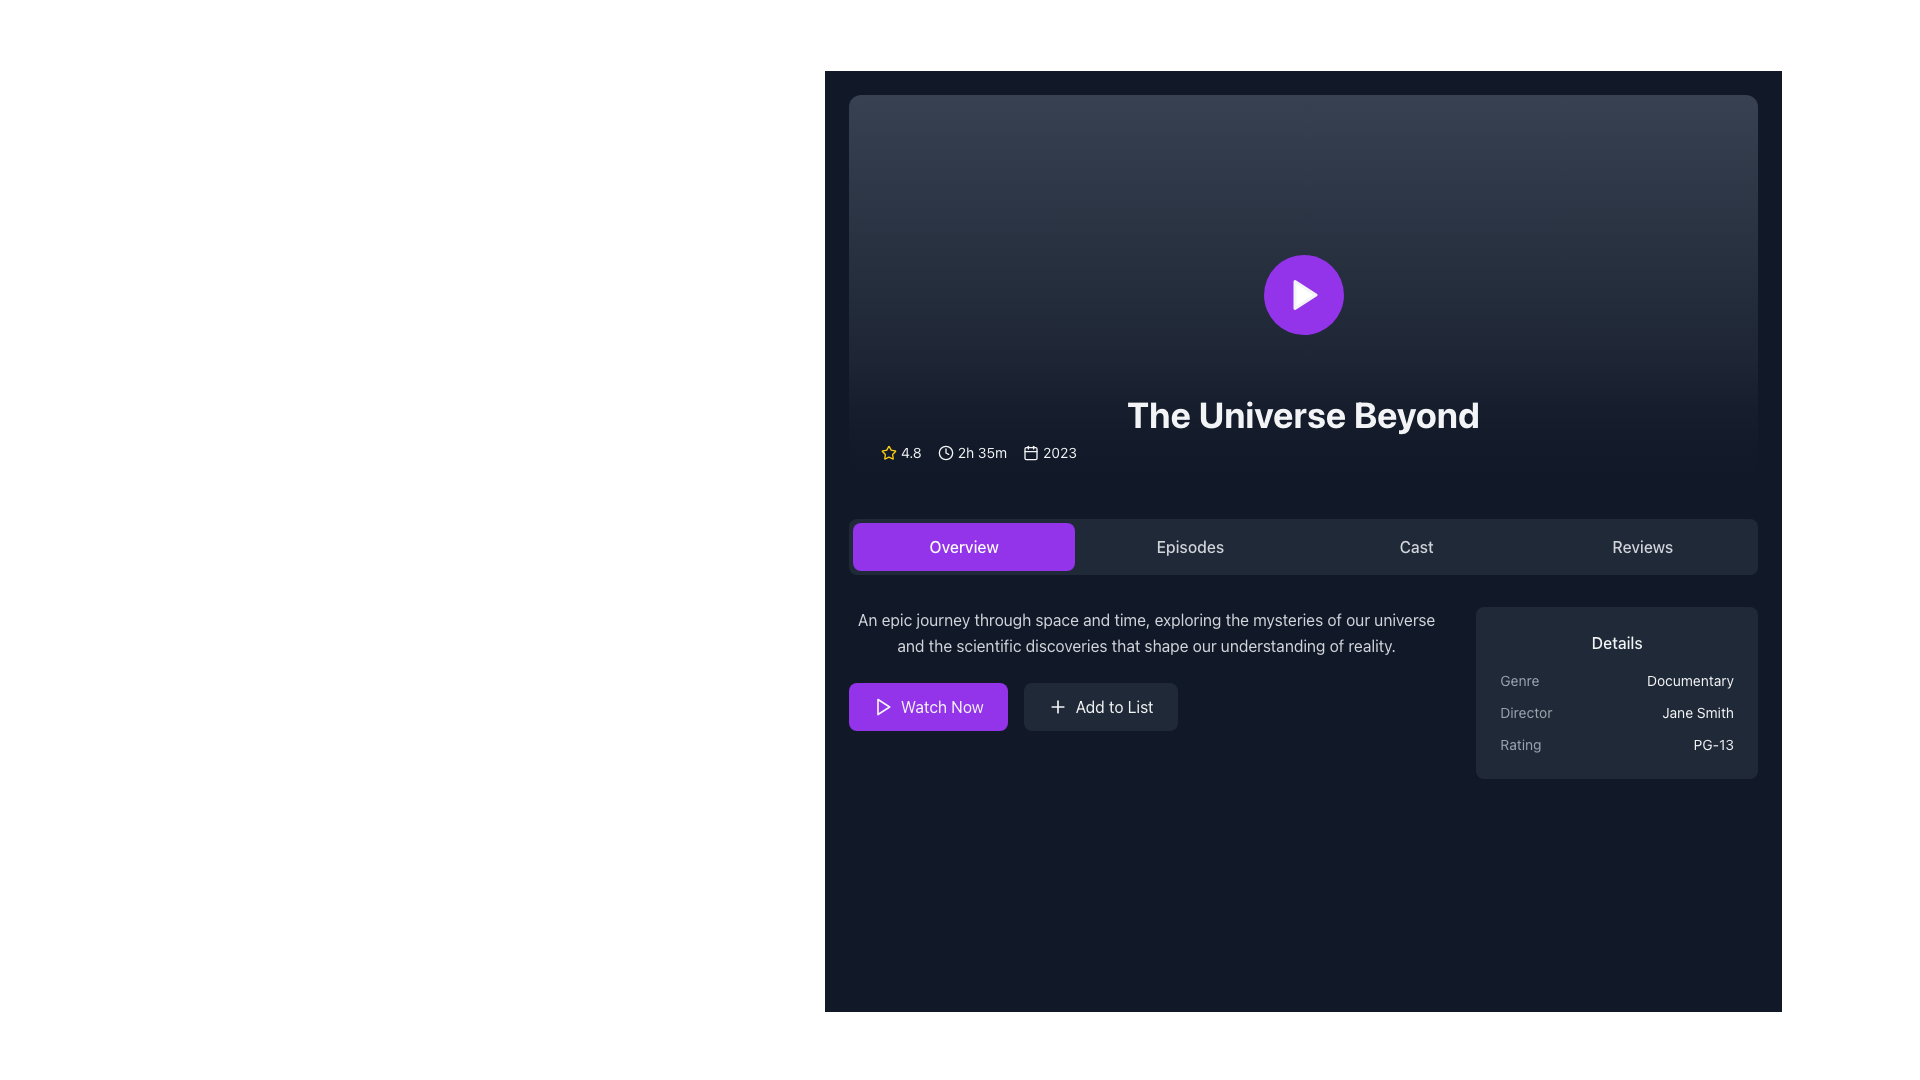 The height and width of the screenshot is (1080, 1920). What do you see at coordinates (1617, 692) in the screenshot?
I see `content displayed in the informational panel located on the far-right side, below the 'Add to List' button` at bounding box center [1617, 692].